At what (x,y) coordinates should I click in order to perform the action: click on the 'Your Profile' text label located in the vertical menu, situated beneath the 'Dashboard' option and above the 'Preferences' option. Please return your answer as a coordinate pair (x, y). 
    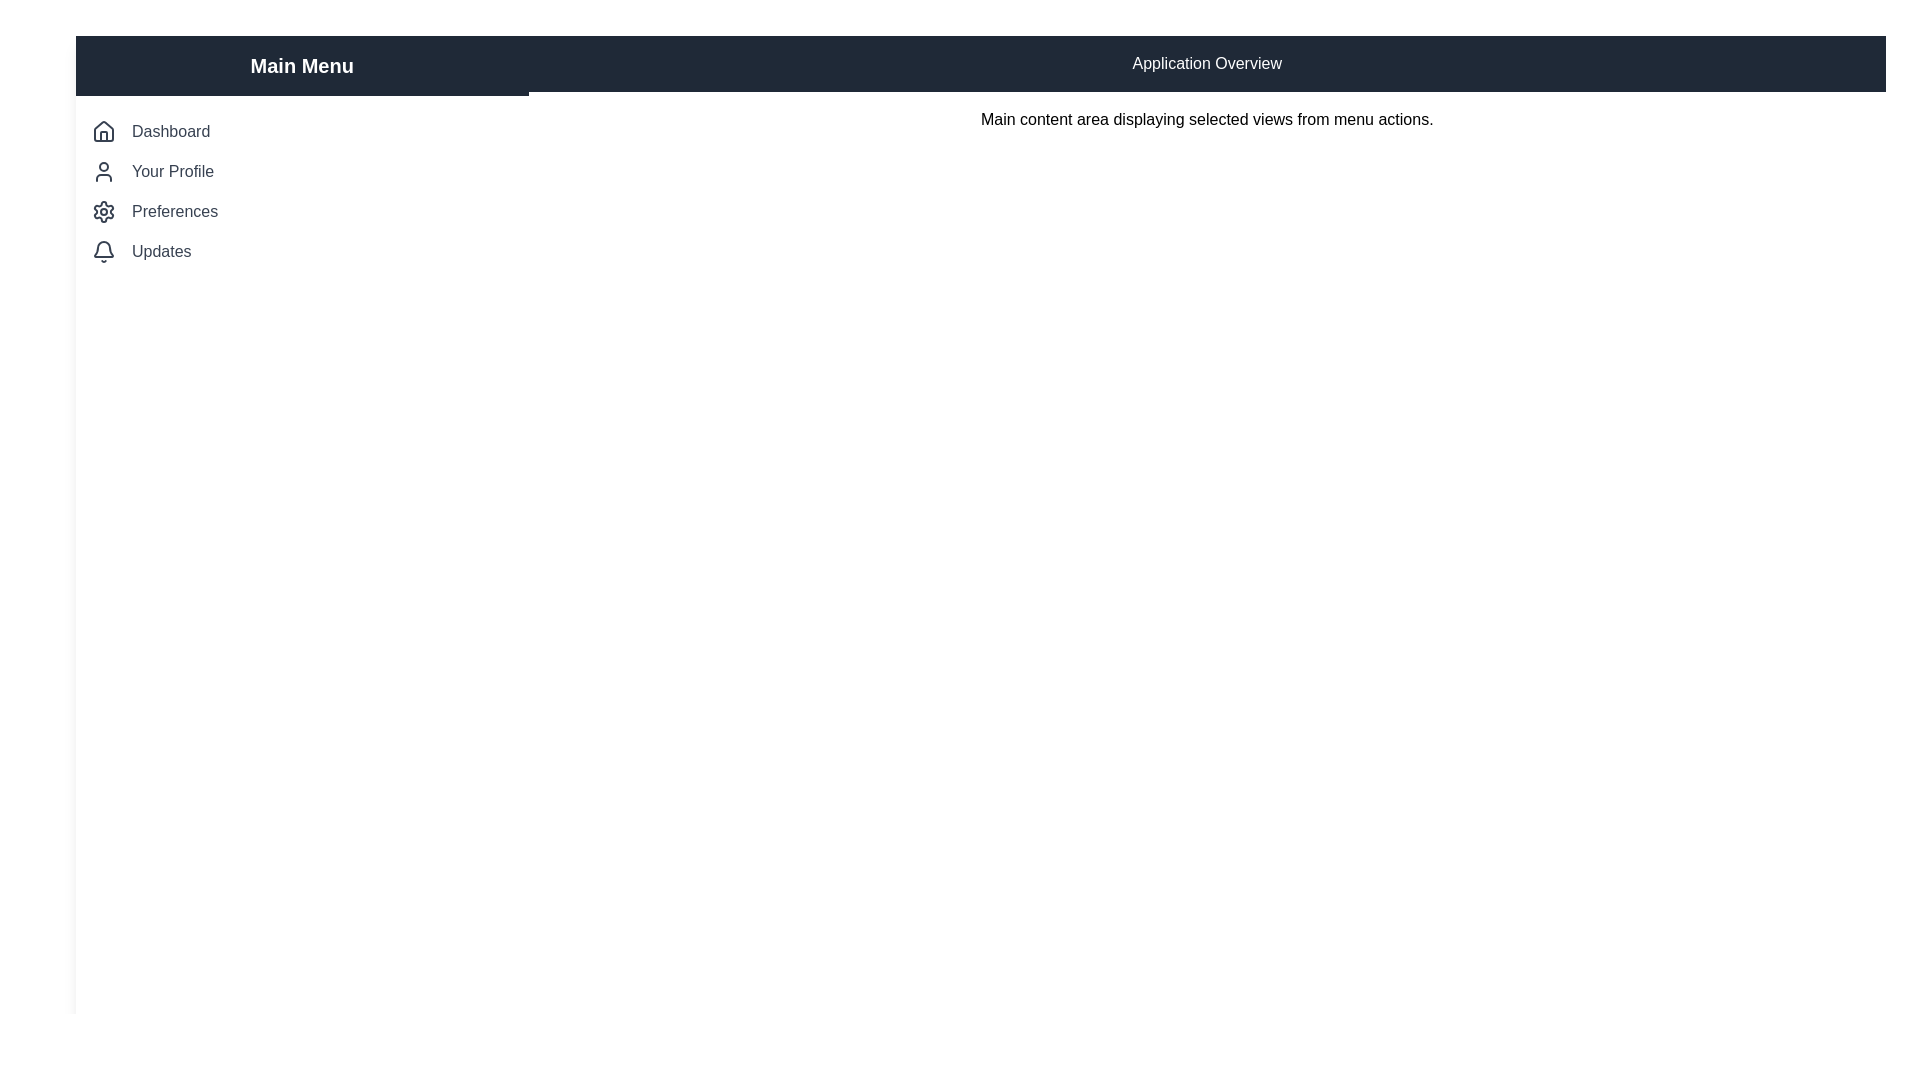
    Looking at the image, I should click on (172, 171).